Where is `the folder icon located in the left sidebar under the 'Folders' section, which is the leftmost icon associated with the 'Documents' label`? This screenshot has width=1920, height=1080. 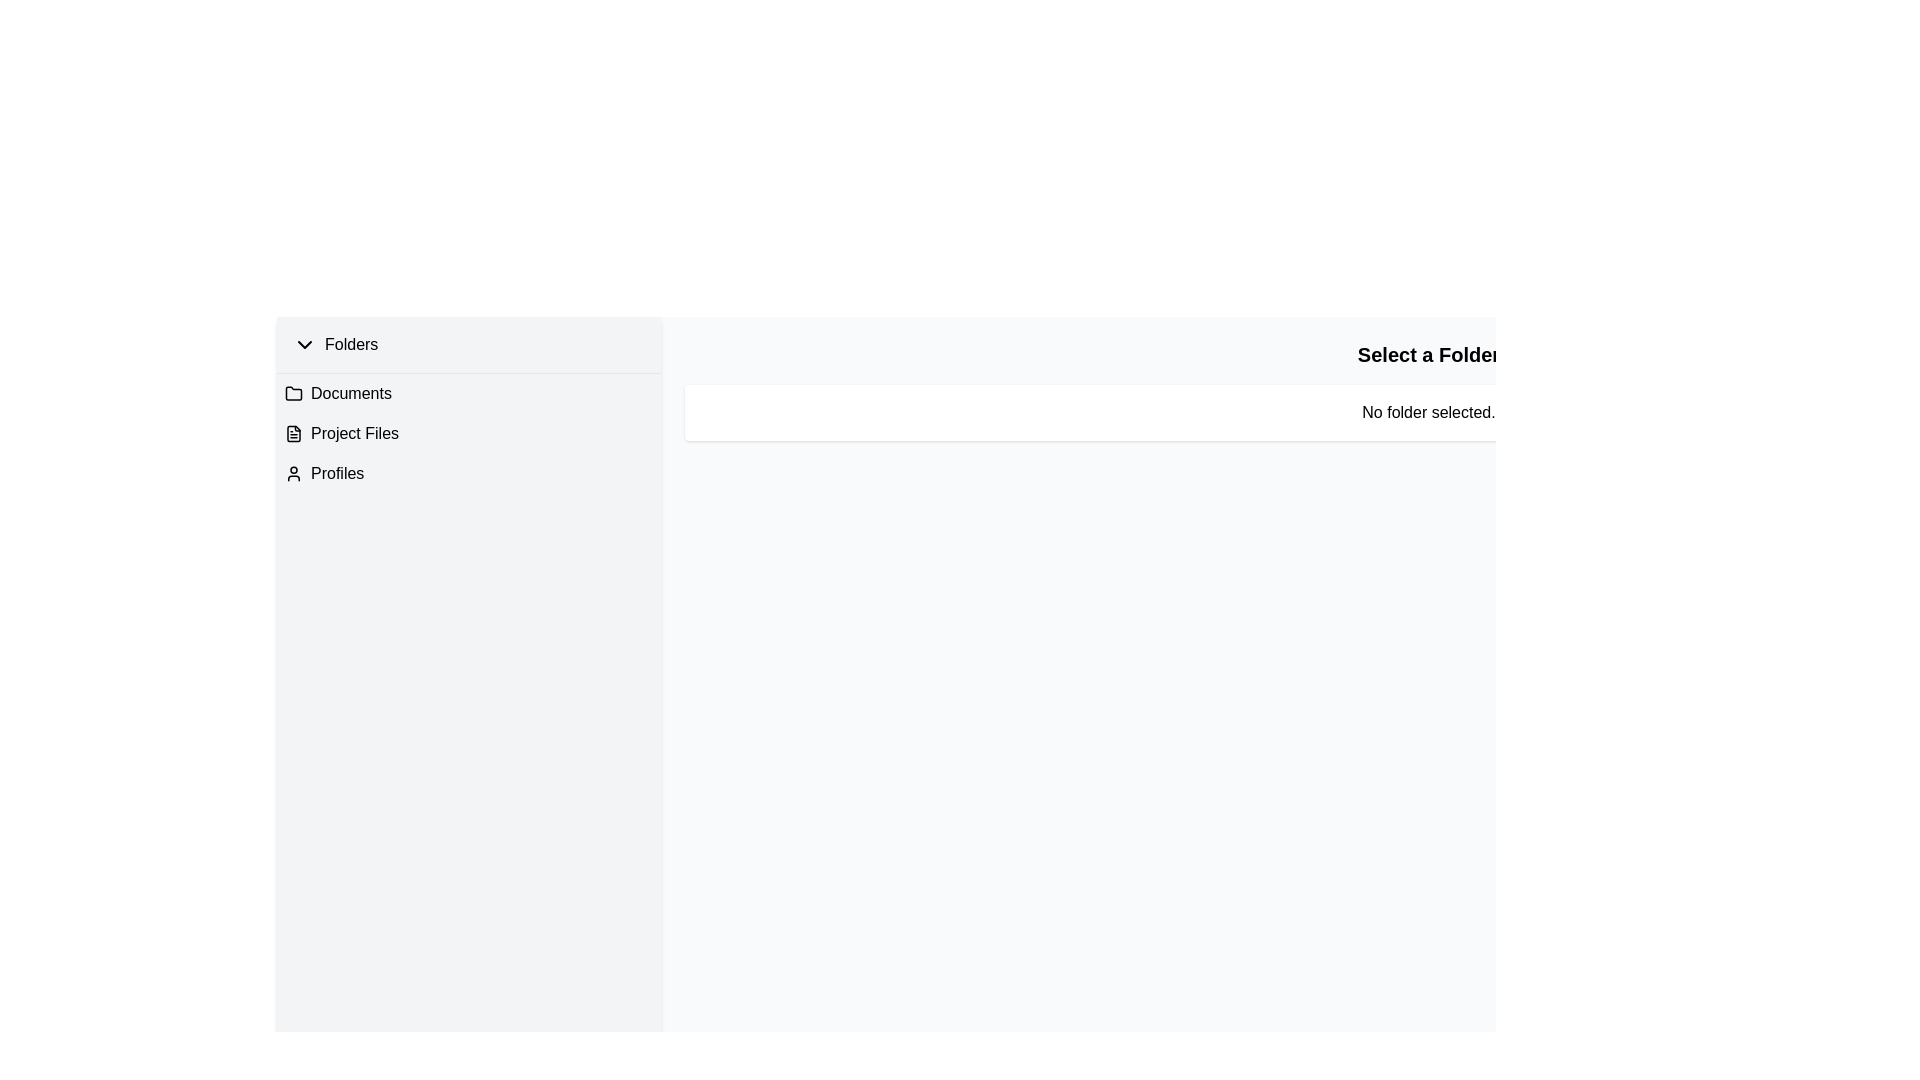 the folder icon located in the left sidebar under the 'Folders' section, which is the leftmost icon associated with the 'Documents' label is located at coordinates (292, 393).